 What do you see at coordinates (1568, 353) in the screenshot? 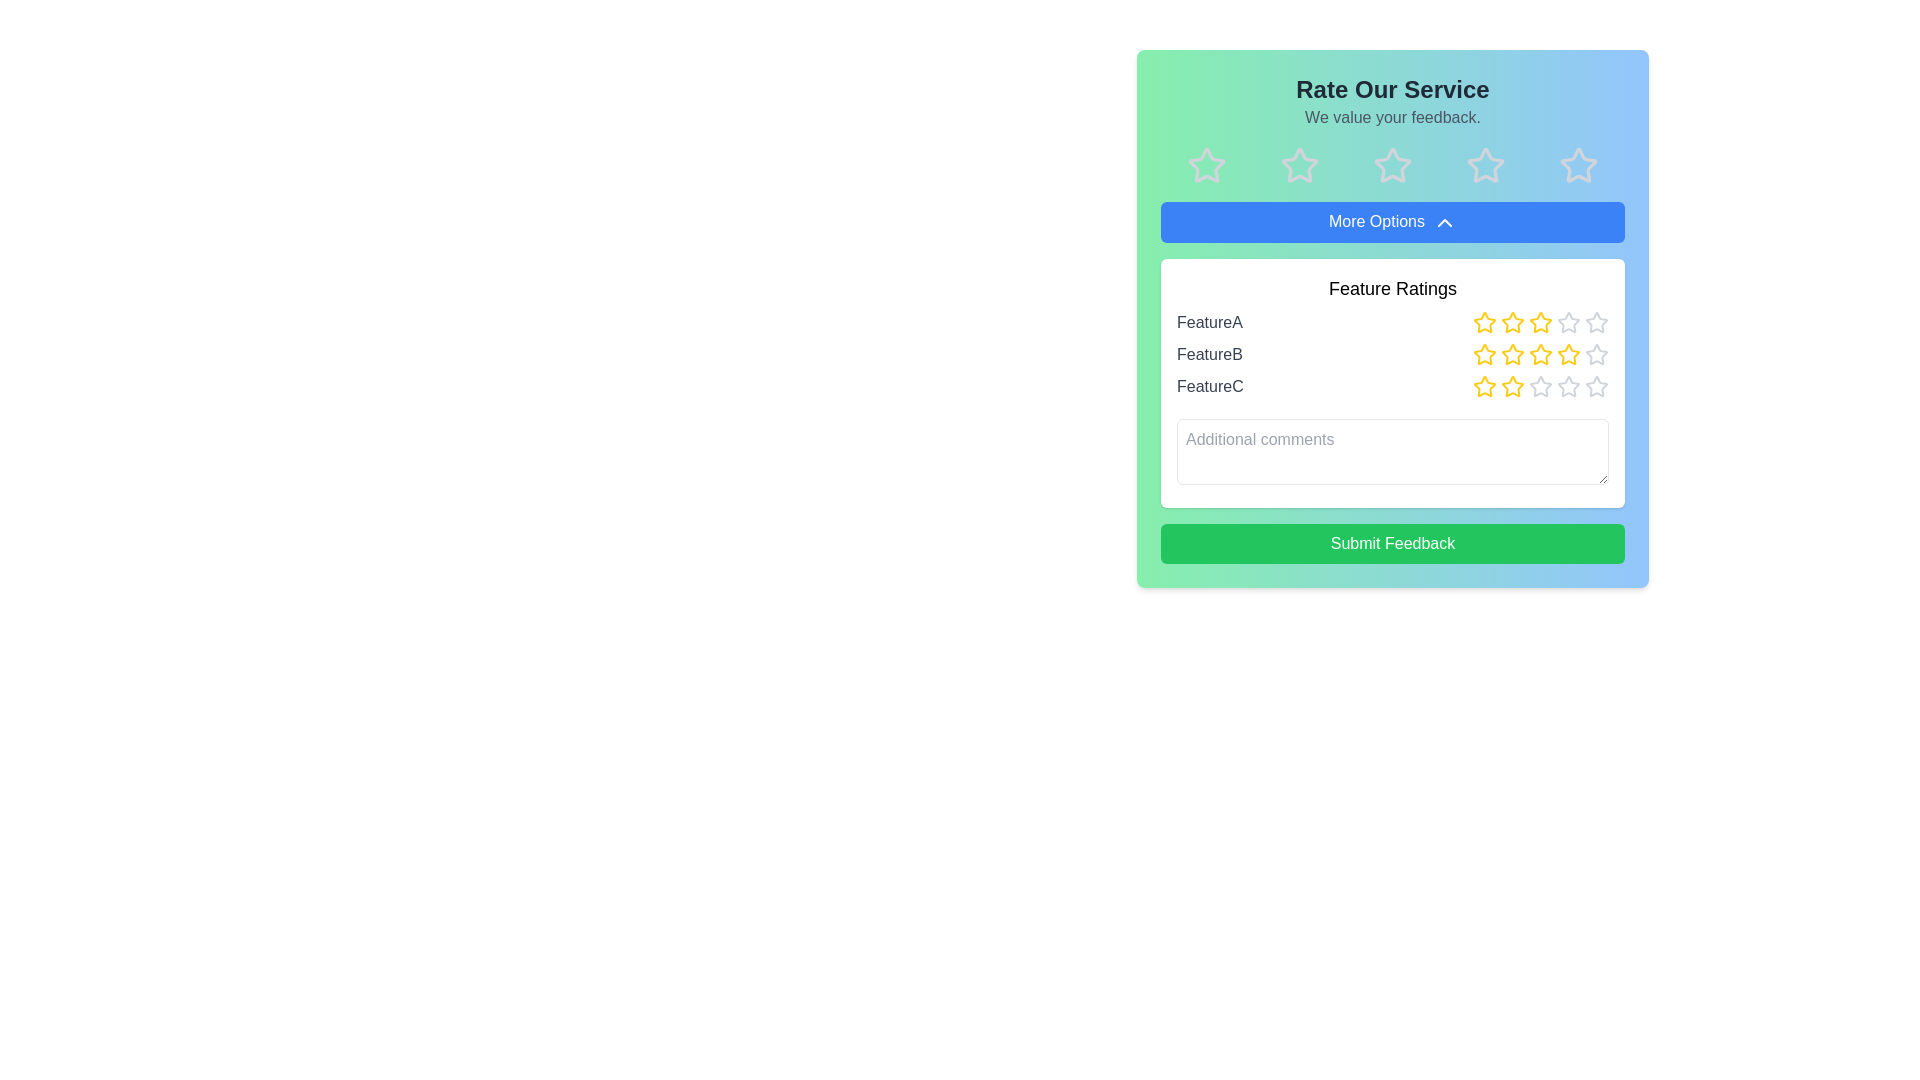
I see `the fourth Rating Star icon for 'FeatureB' in the 'Feature Ratings' section` at bounding box center [1568, 353].